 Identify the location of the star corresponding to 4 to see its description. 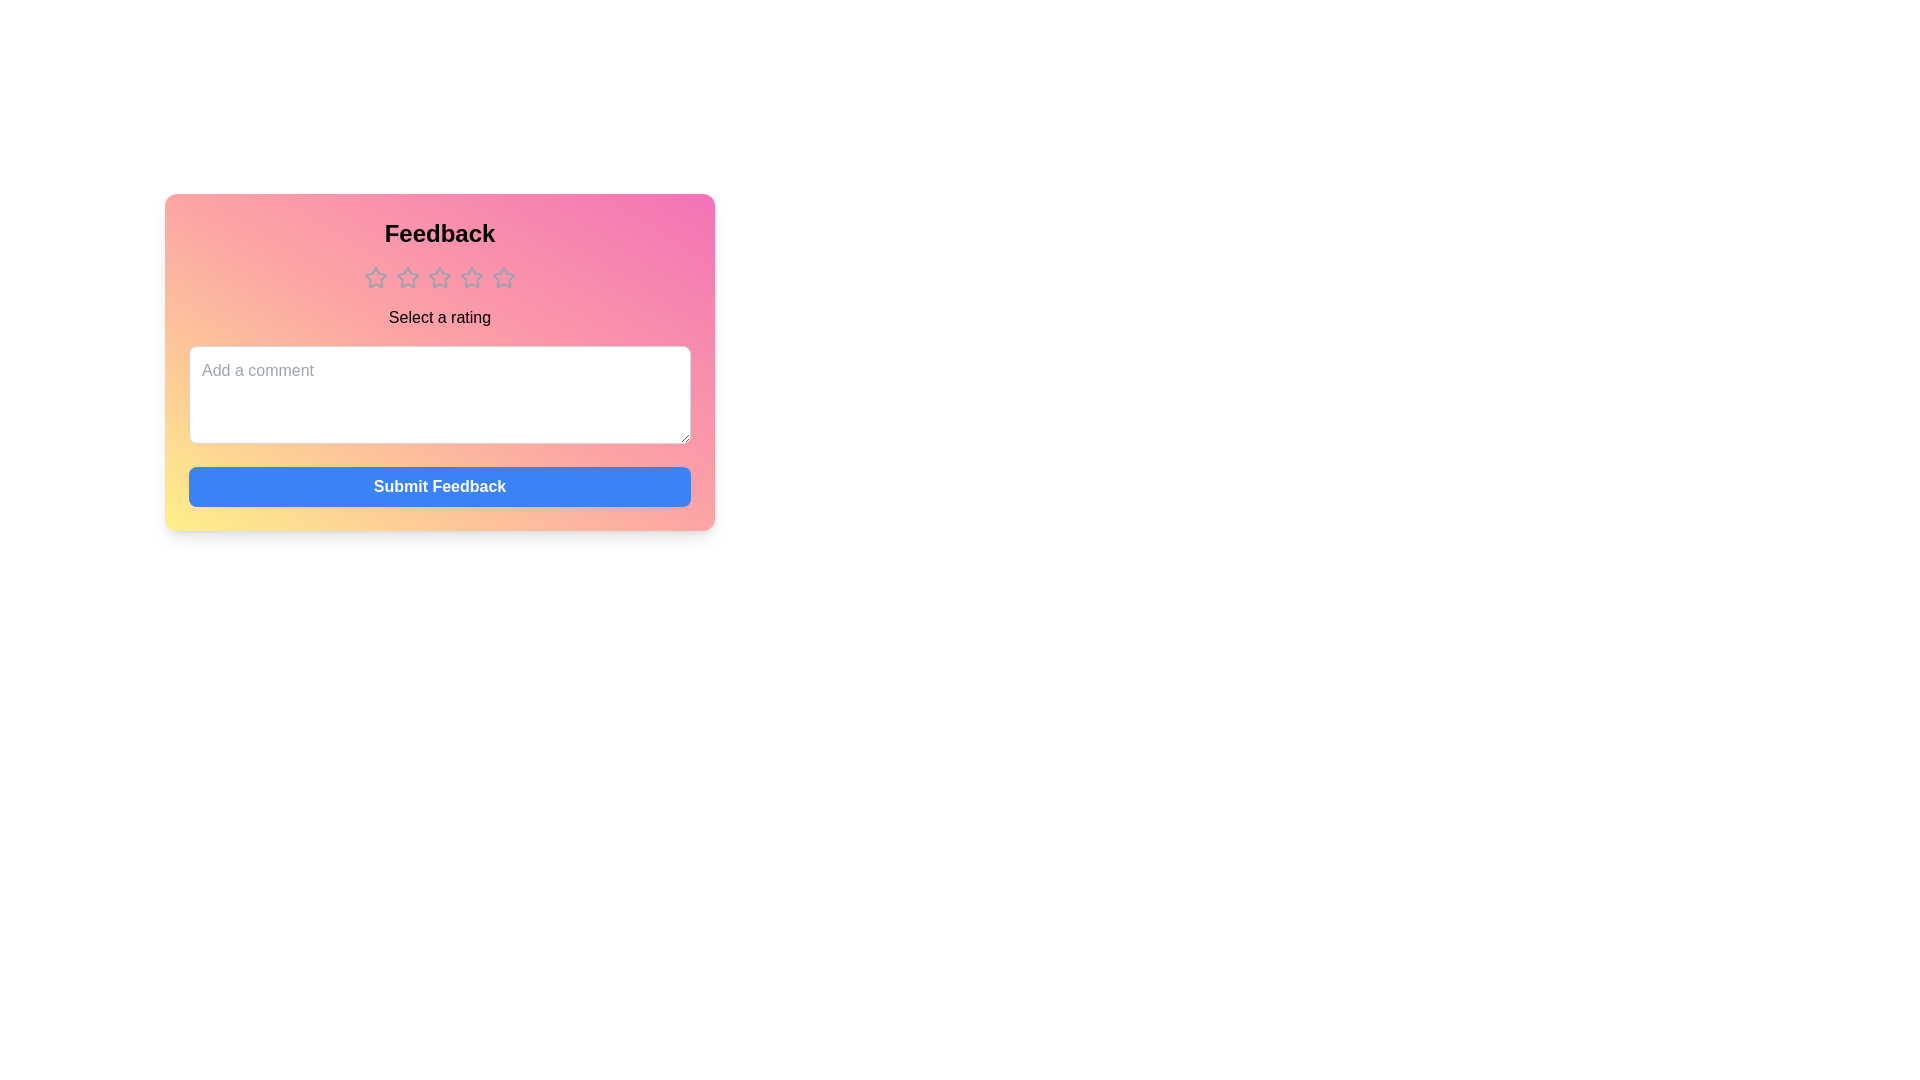
(470, 277).